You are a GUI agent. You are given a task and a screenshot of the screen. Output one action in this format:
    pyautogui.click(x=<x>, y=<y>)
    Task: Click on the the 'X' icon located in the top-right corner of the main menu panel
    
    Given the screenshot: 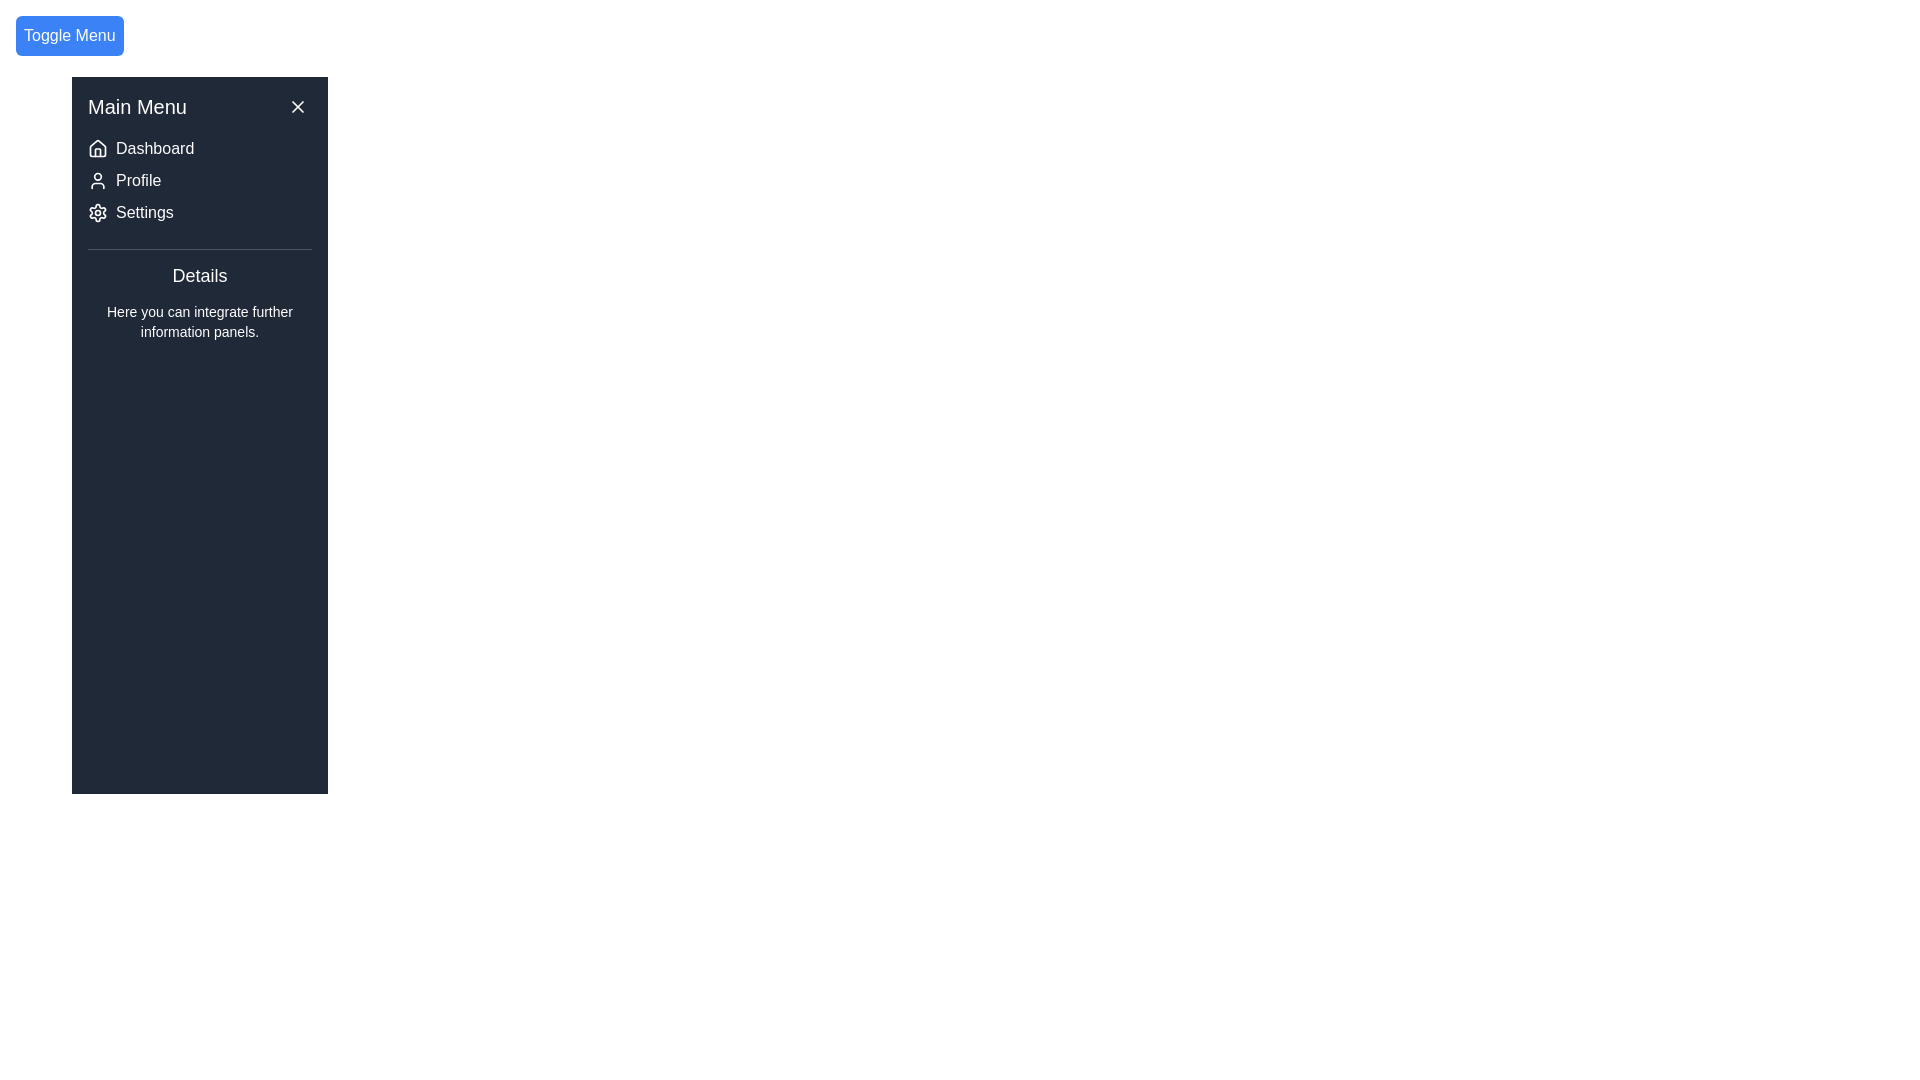 What is the action you would take?
    pyautogui.click(x=296, y=107)
    